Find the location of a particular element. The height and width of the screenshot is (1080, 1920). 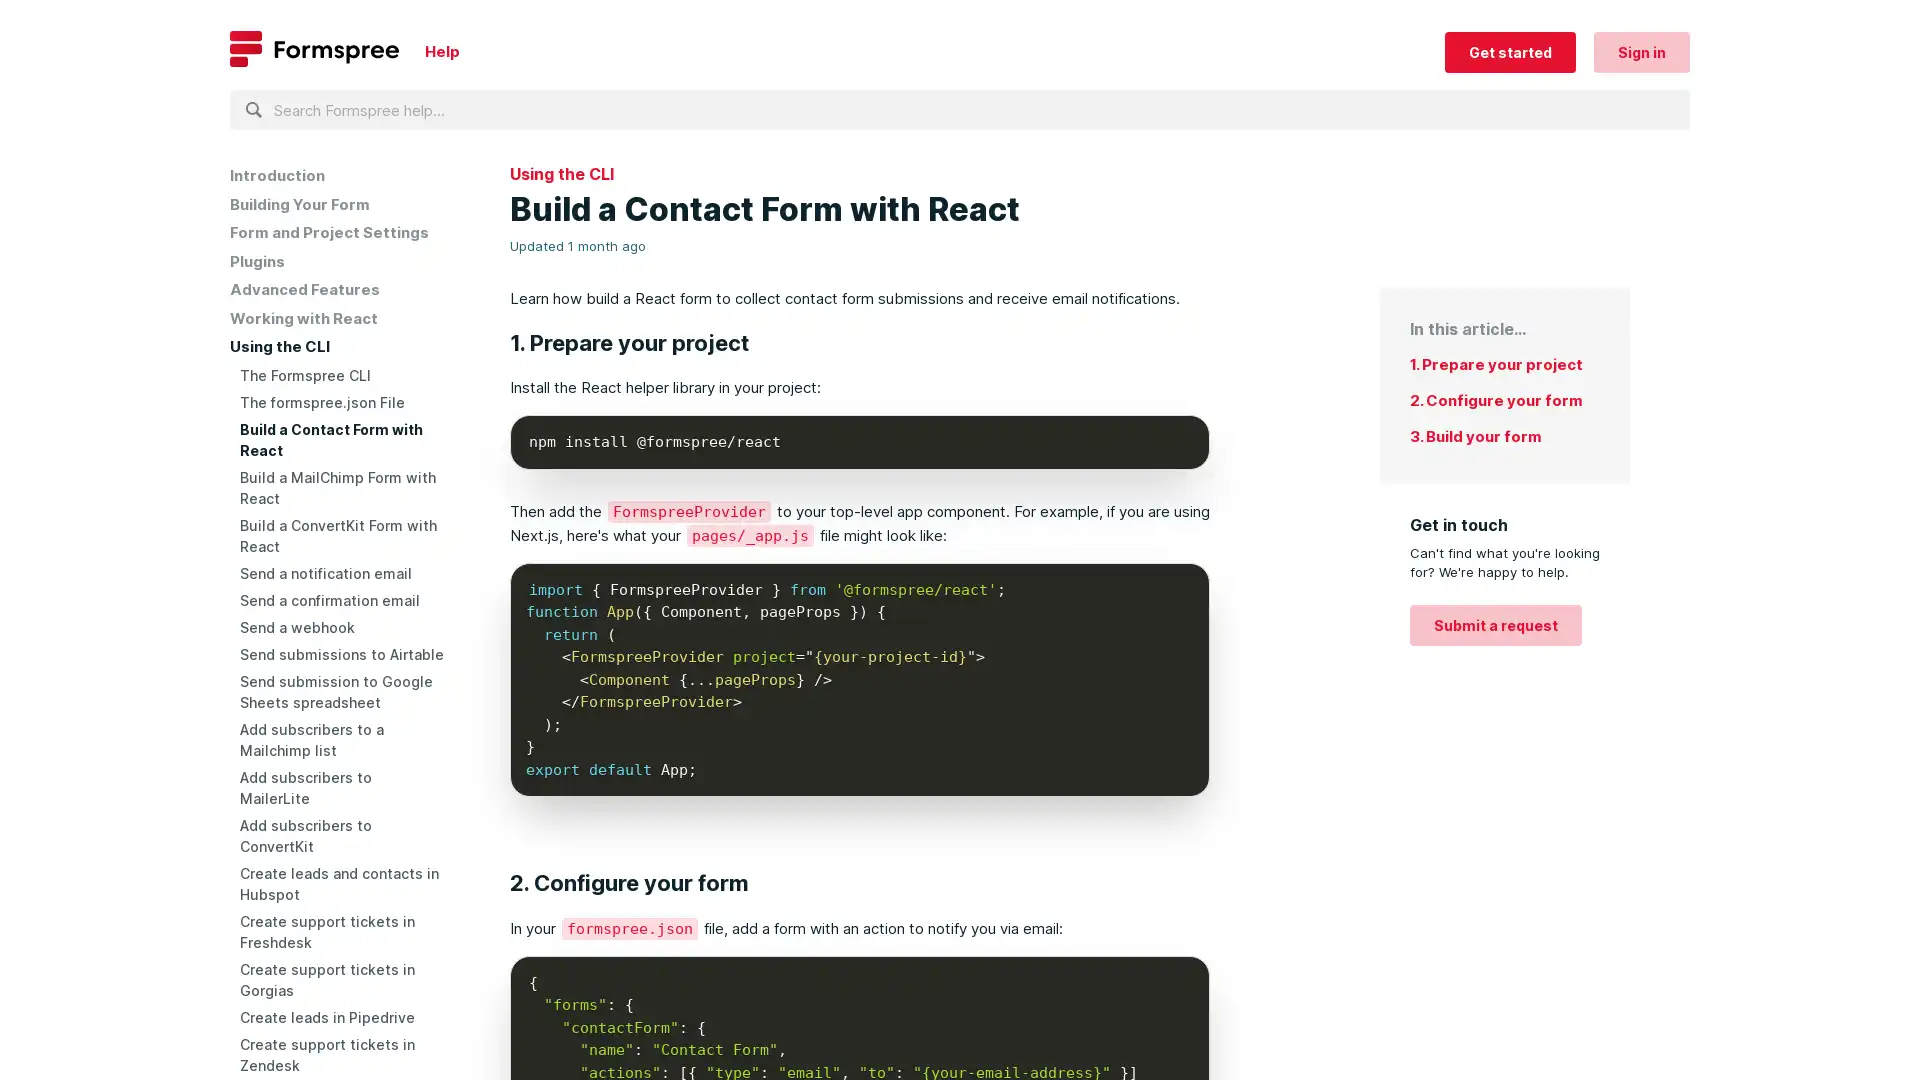

Copy is located at coordinates (1185, 579).